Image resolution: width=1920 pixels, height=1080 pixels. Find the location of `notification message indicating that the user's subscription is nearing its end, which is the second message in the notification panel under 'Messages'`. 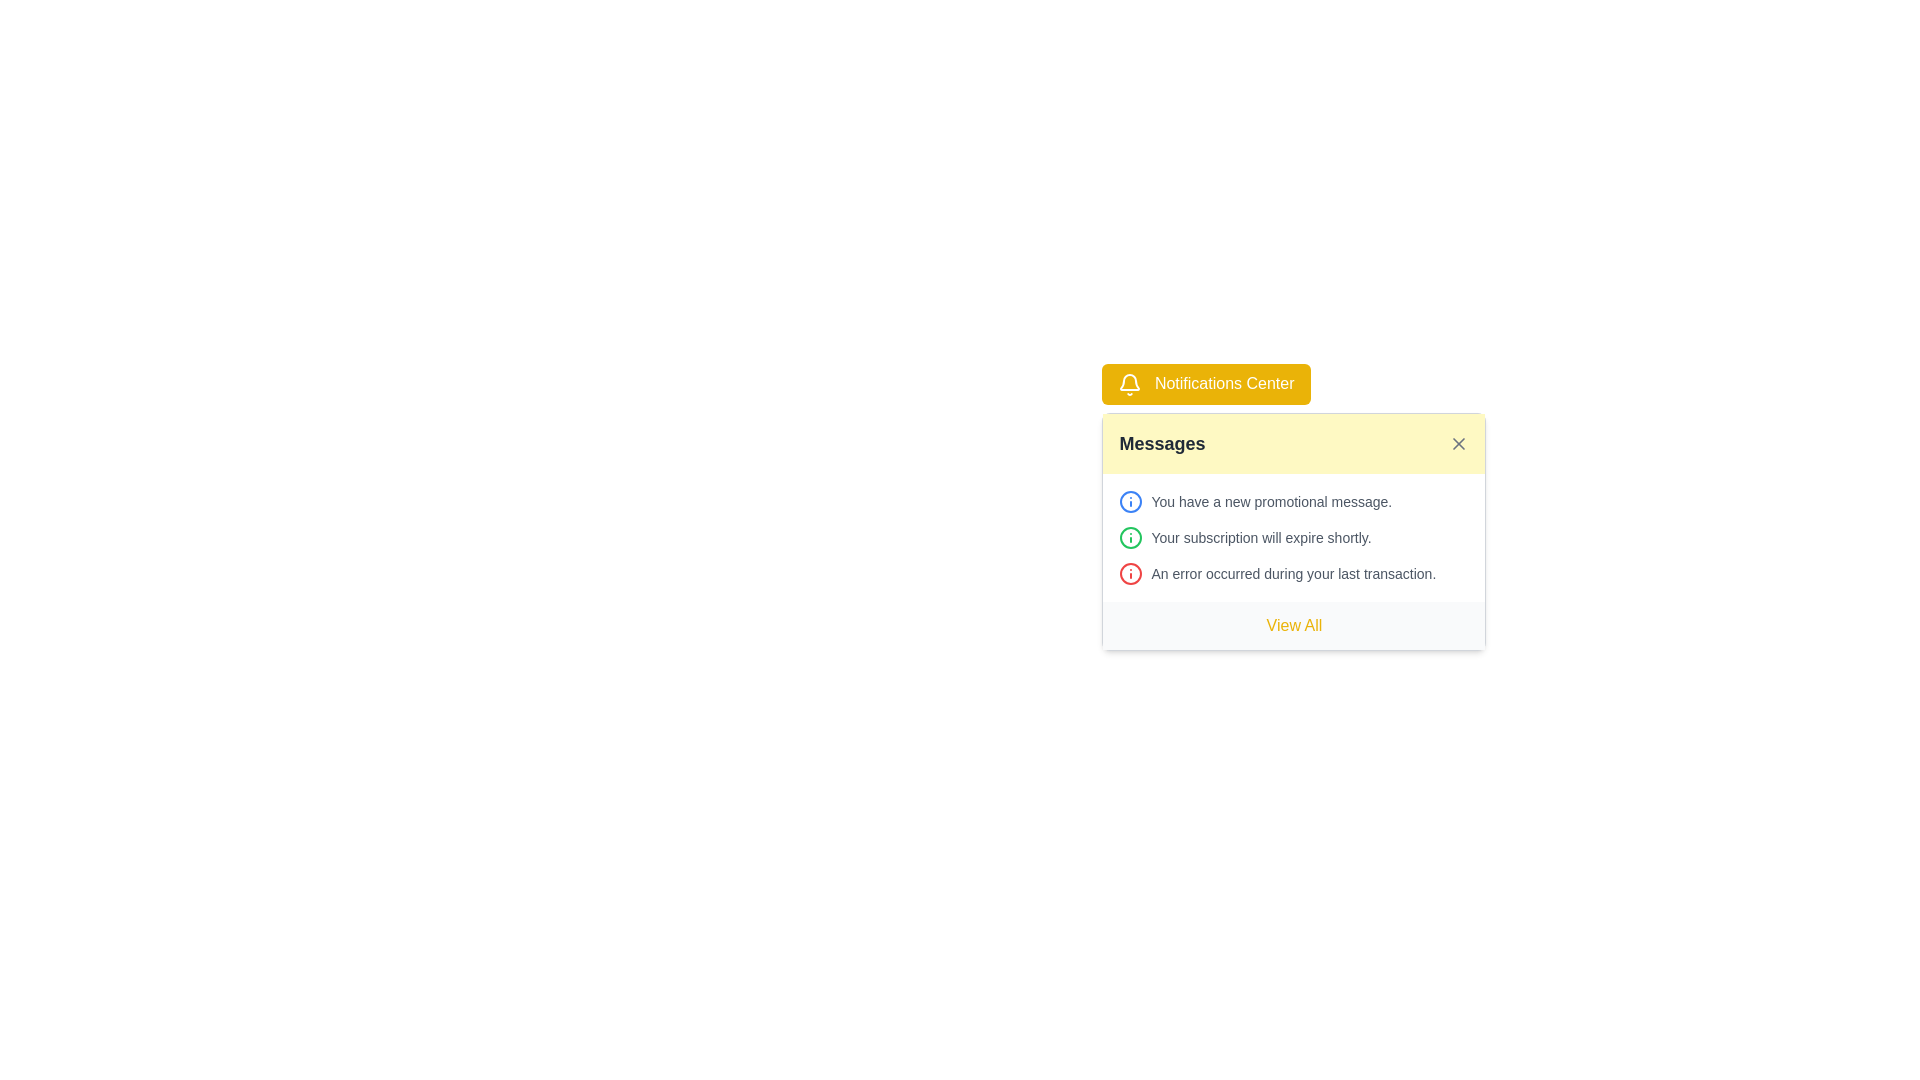

notification message indicating that the user's subscription is nearing its end, which is the second message in the notification panel under 'Messages' is located at coordinates (1294, 536).